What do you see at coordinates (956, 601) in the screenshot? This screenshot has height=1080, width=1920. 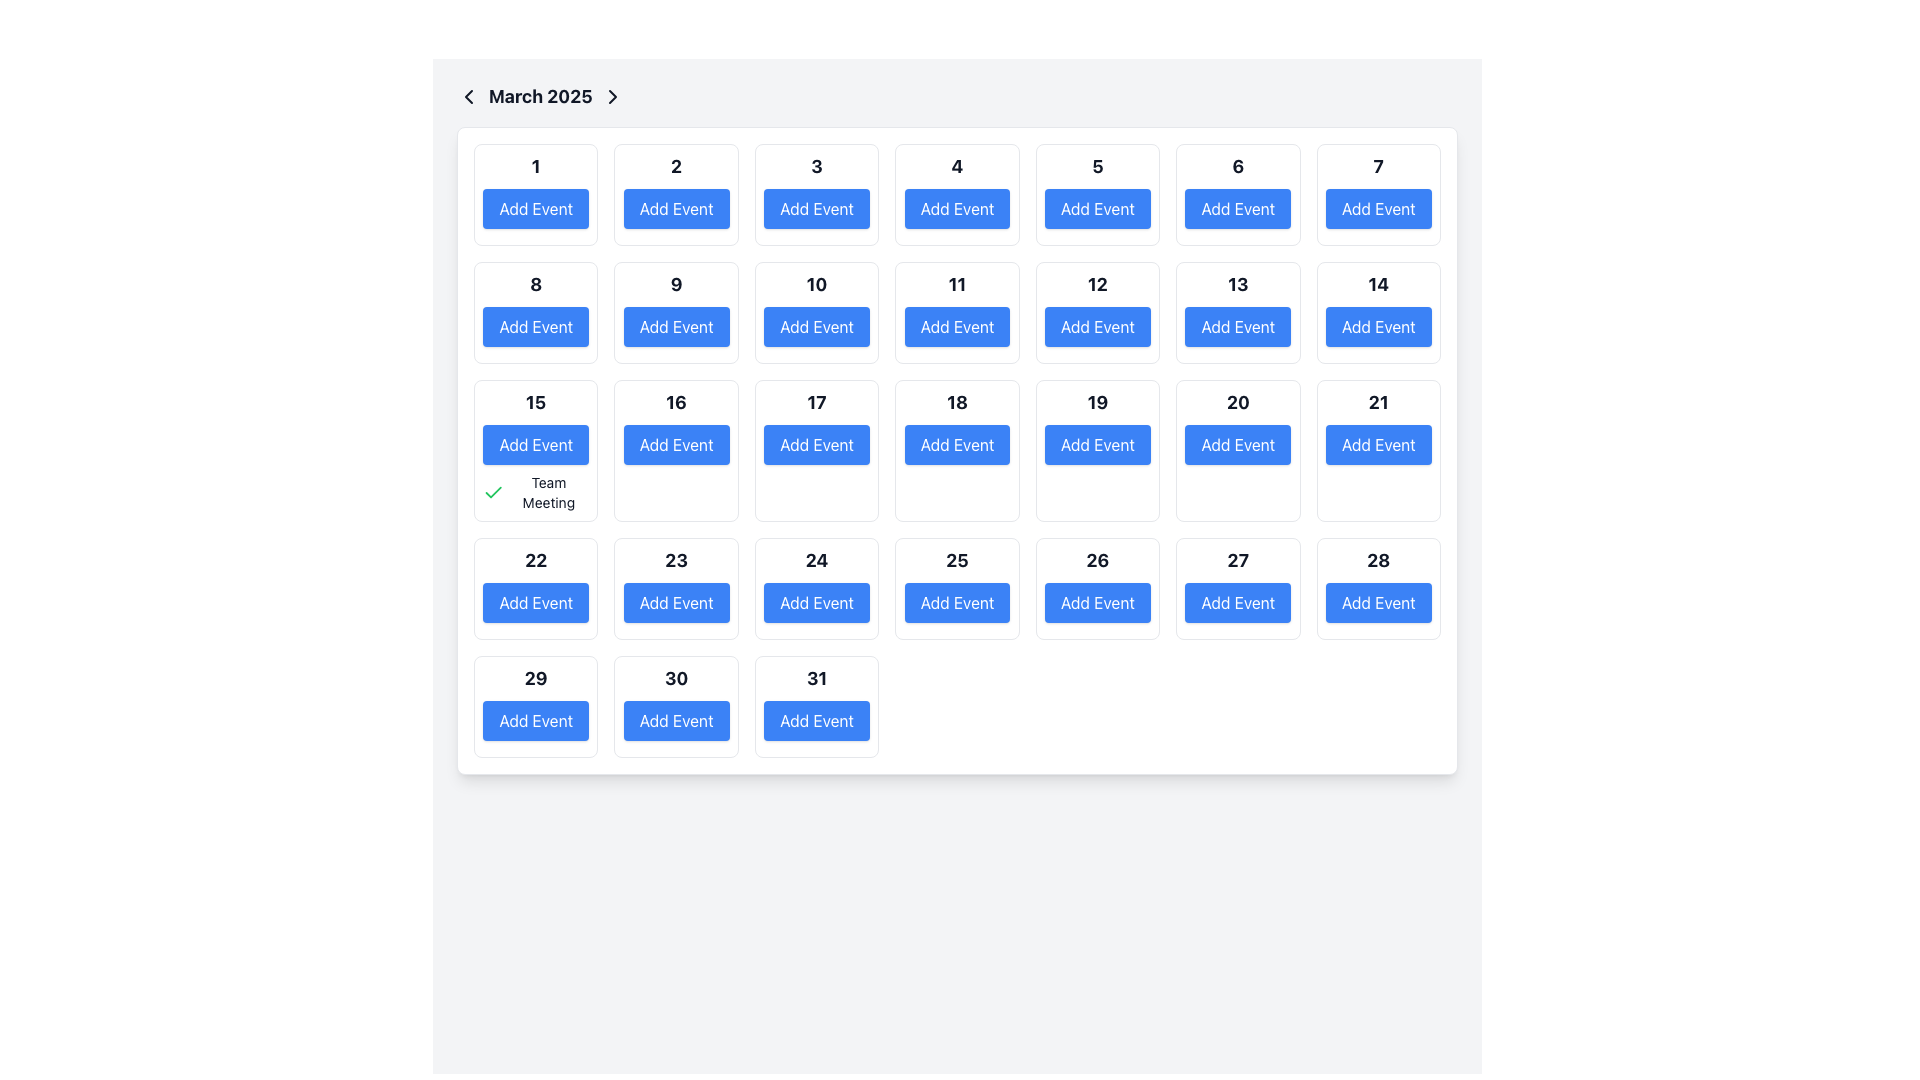 I see `the 'Add Event' button with a blue background located below the bold '25' text in the calendar day slot labeled '25'` at bounding box center [956, 601].